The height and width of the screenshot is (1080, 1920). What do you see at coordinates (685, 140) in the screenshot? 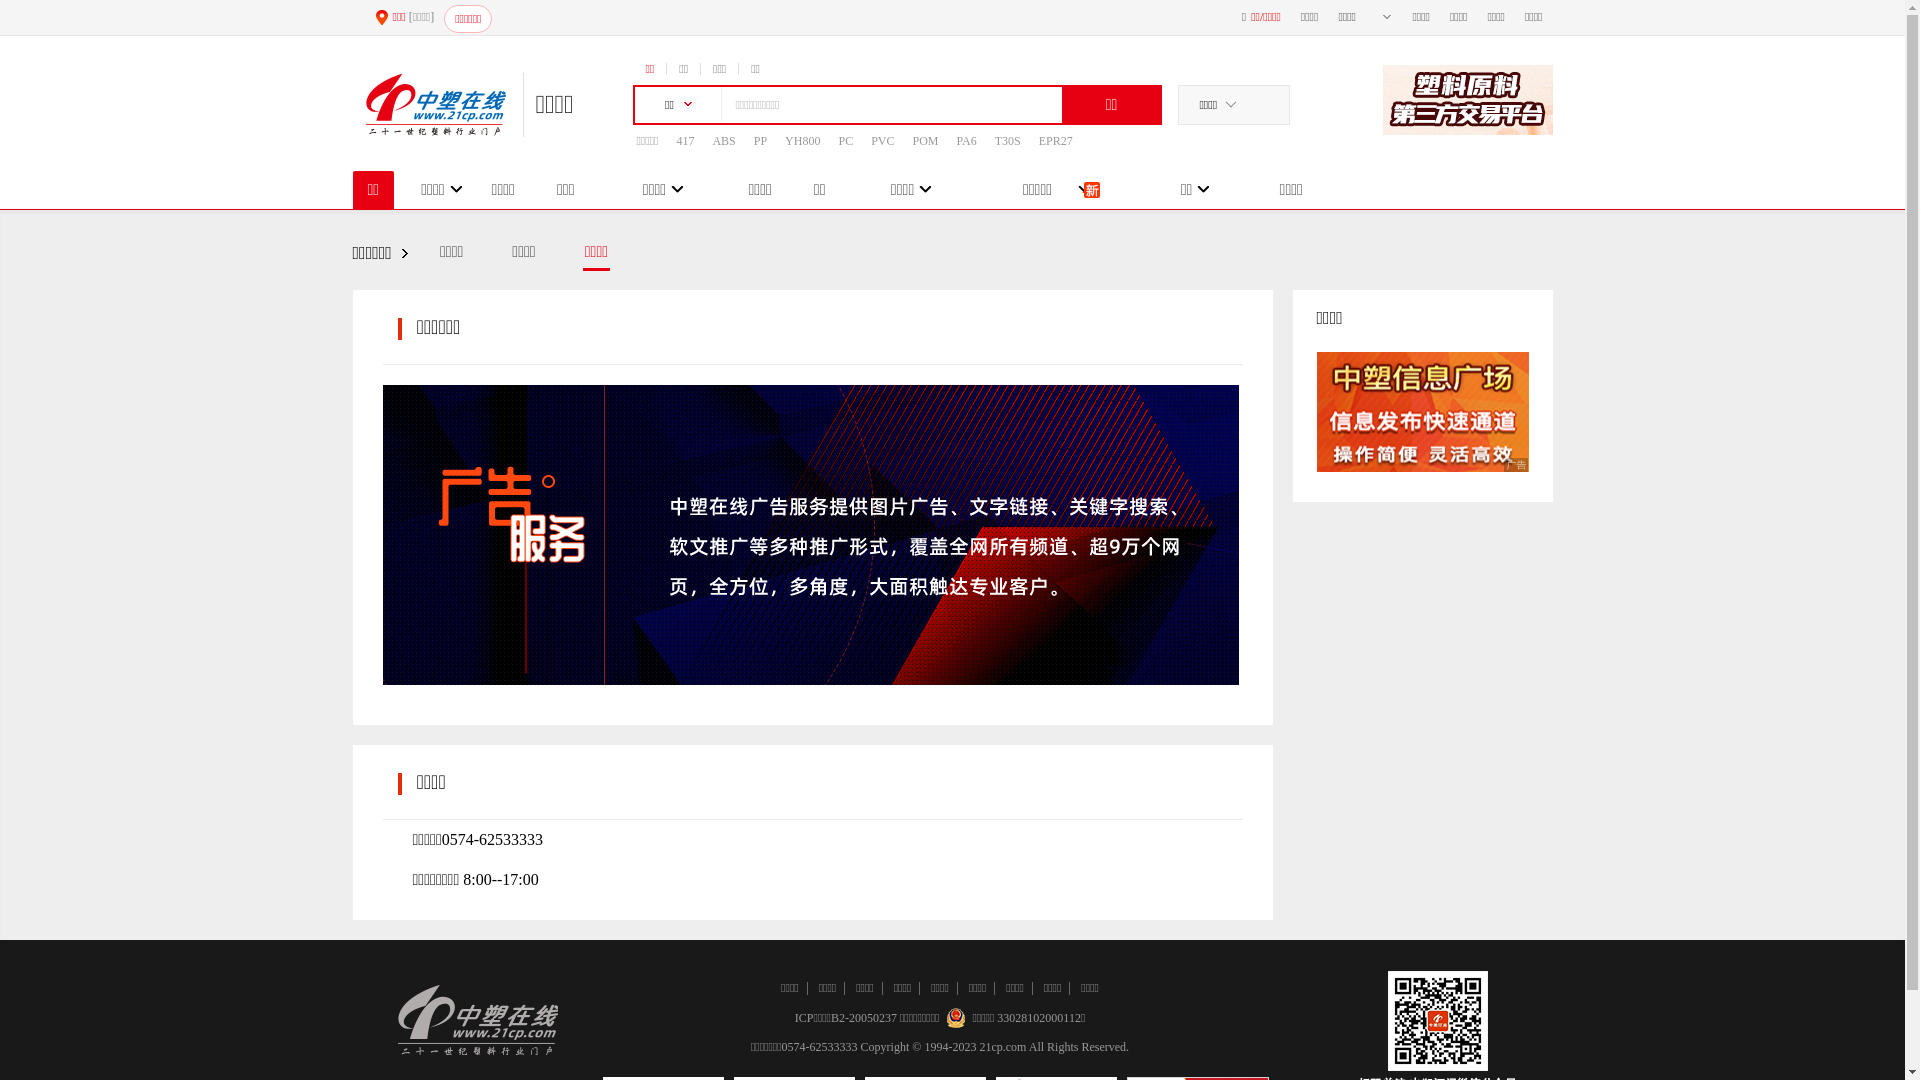
I see `'417'` at bounding box center [685, 140].